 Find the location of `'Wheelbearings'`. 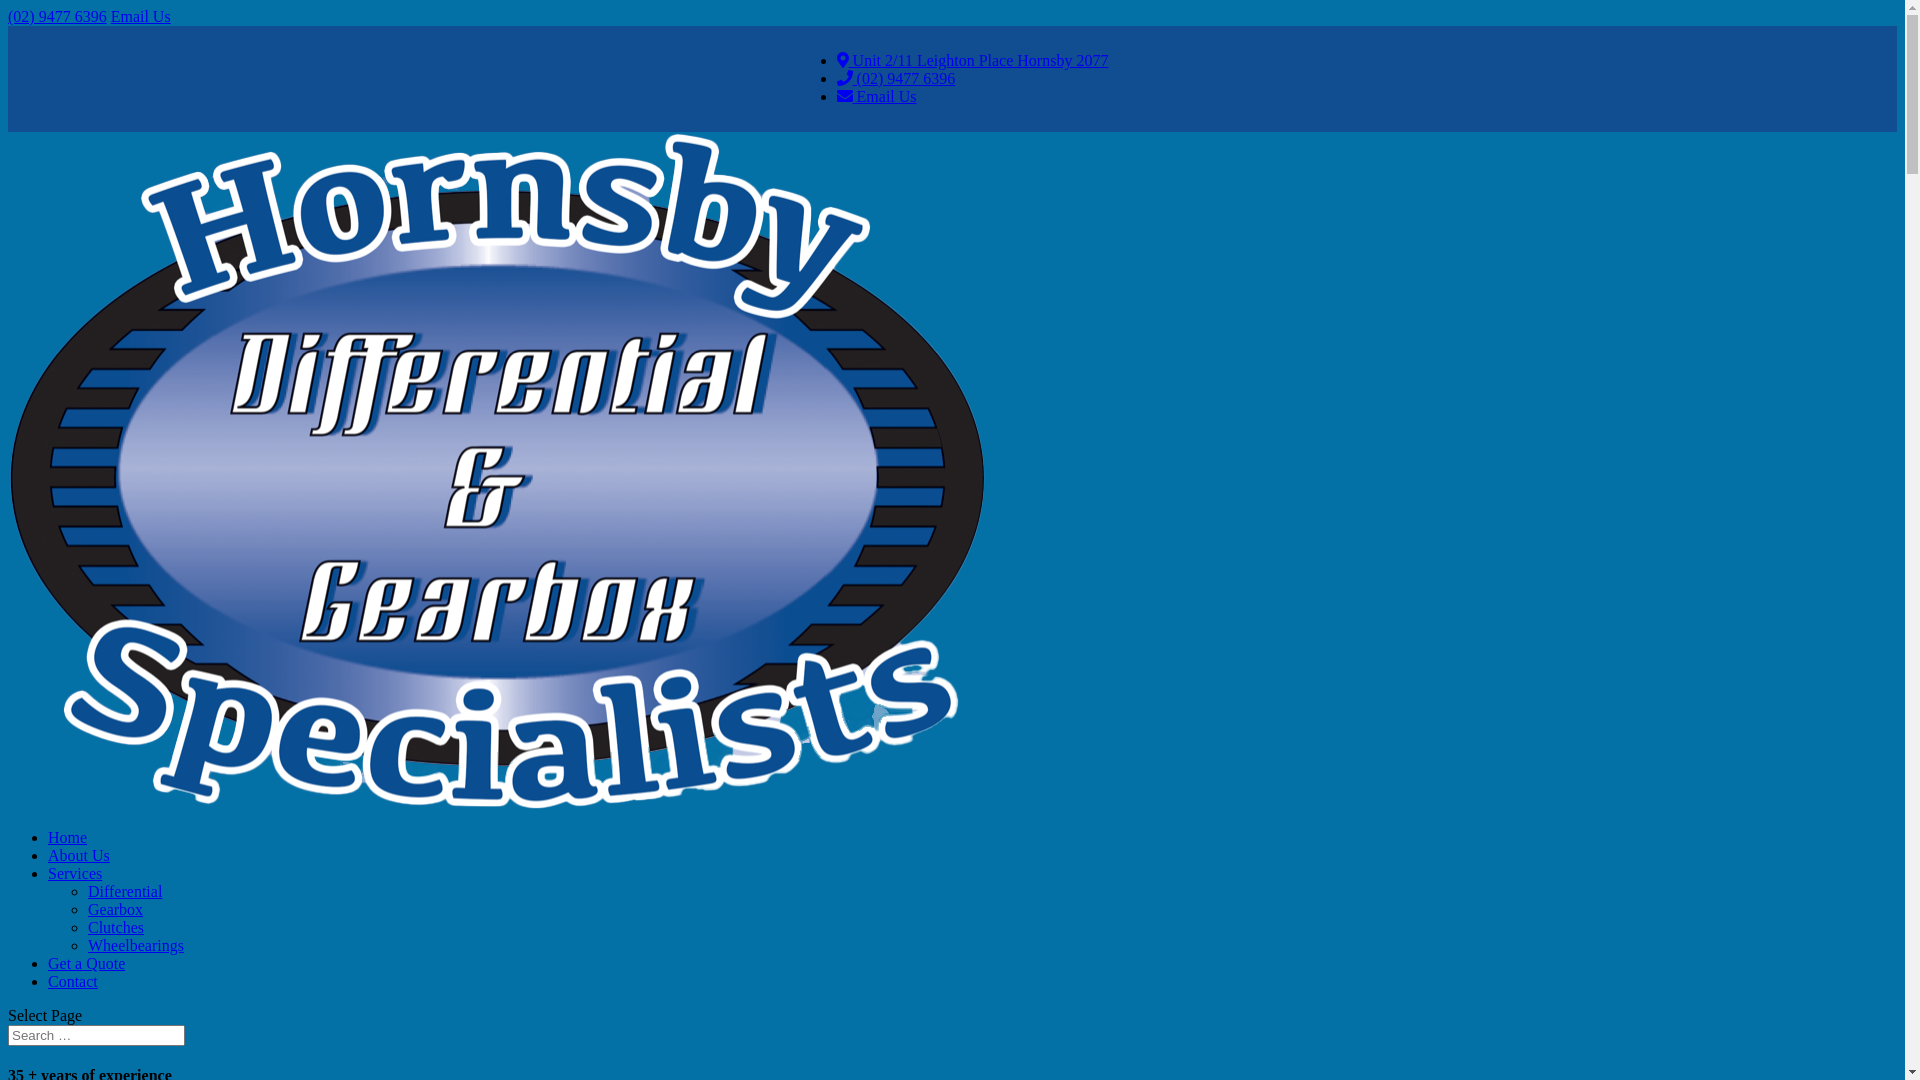

'Wheelbearings' is located at coordinates (134, 945).